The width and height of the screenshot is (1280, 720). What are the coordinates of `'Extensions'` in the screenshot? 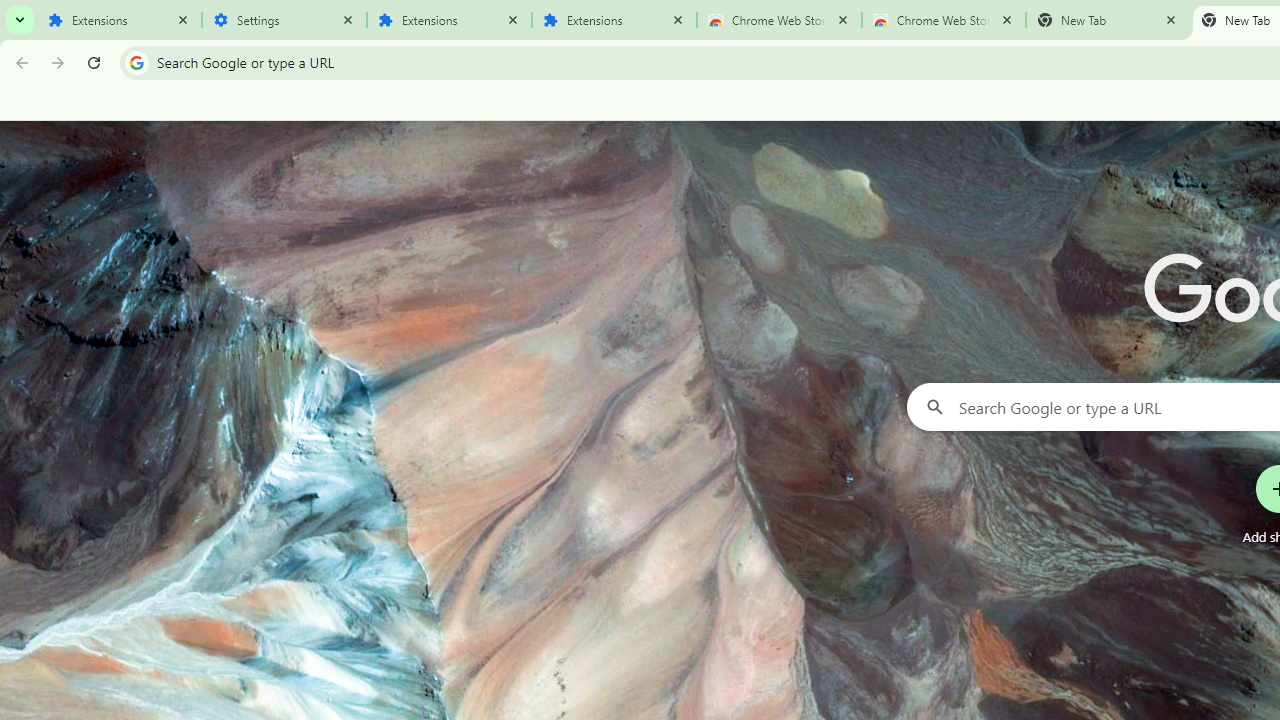 It's located at (118, 20).